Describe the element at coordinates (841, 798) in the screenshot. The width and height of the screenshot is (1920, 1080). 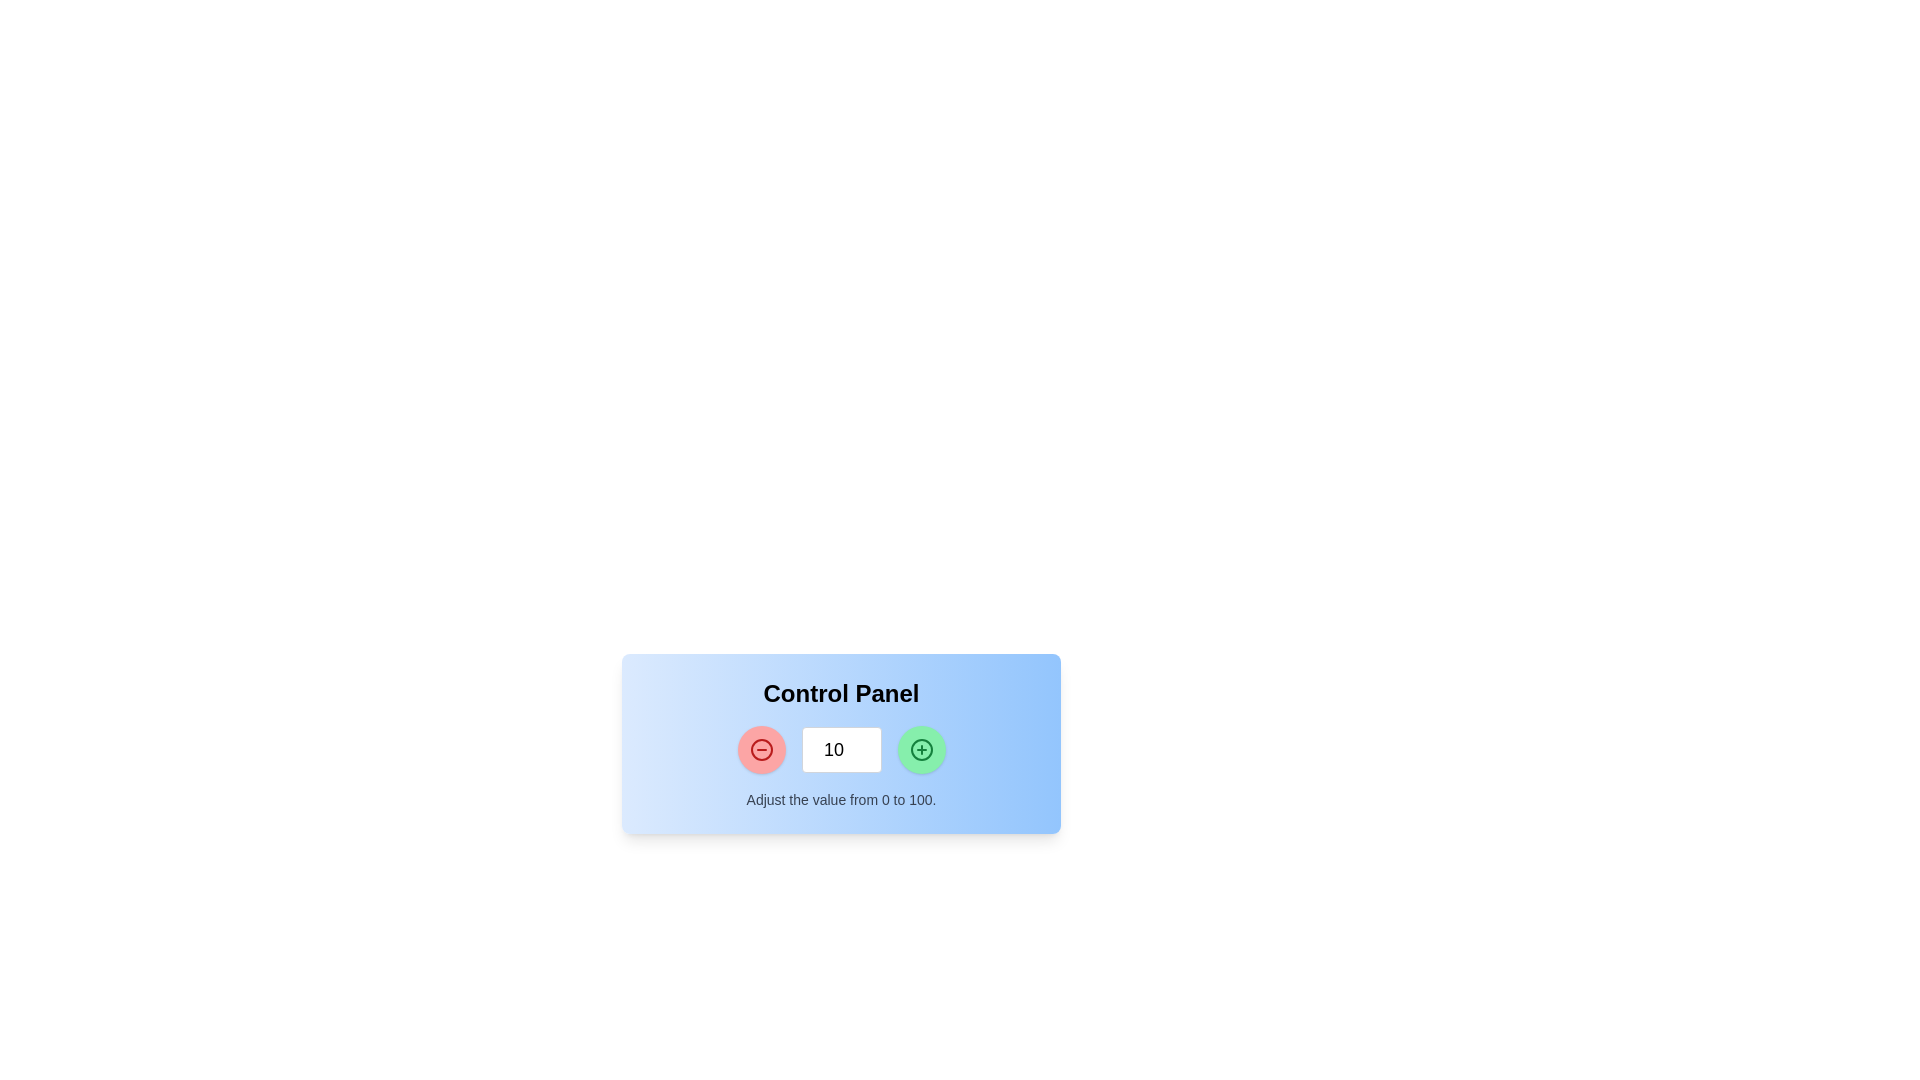
I see `instructions from the text label located at the bottom of the Control Panel, which provides guidance for the numeric input field above it` at that location.